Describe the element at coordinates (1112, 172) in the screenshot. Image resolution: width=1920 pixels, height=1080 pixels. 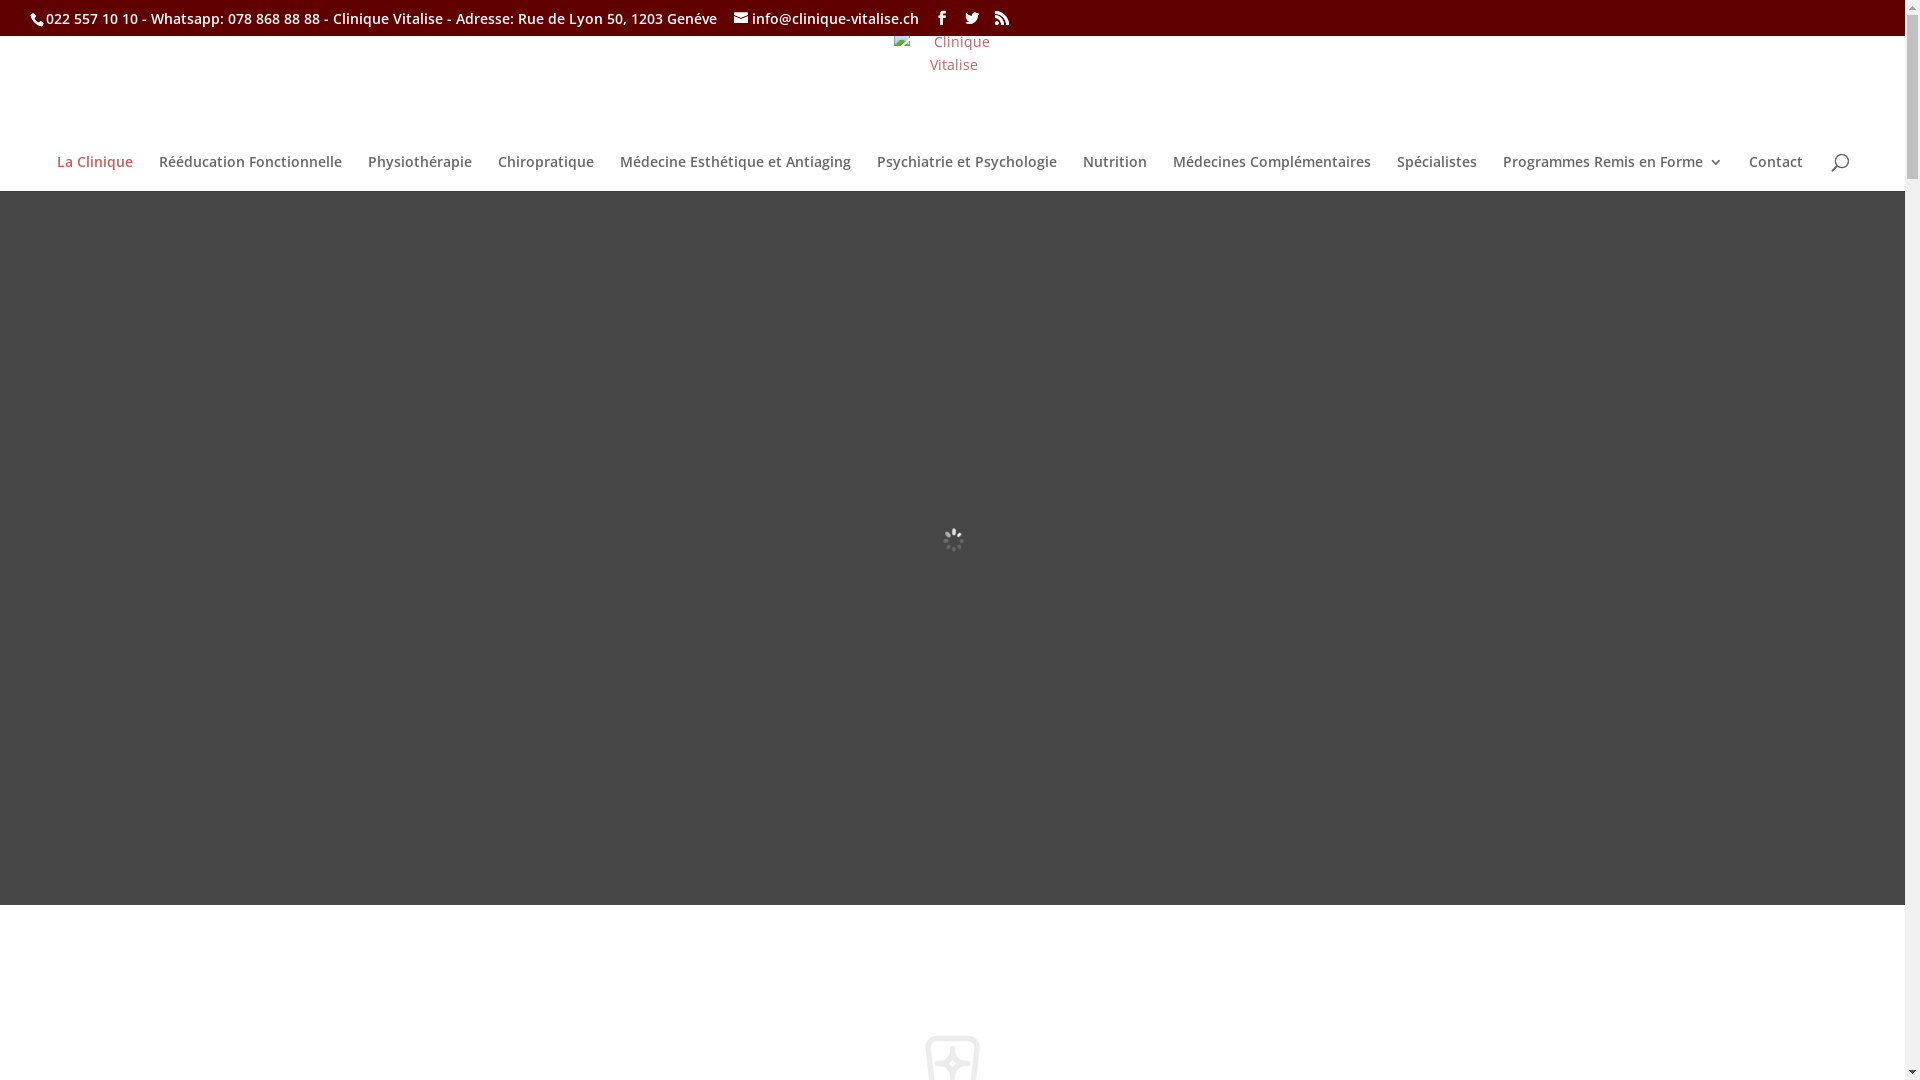
I see `'Nutrition'` at that location.